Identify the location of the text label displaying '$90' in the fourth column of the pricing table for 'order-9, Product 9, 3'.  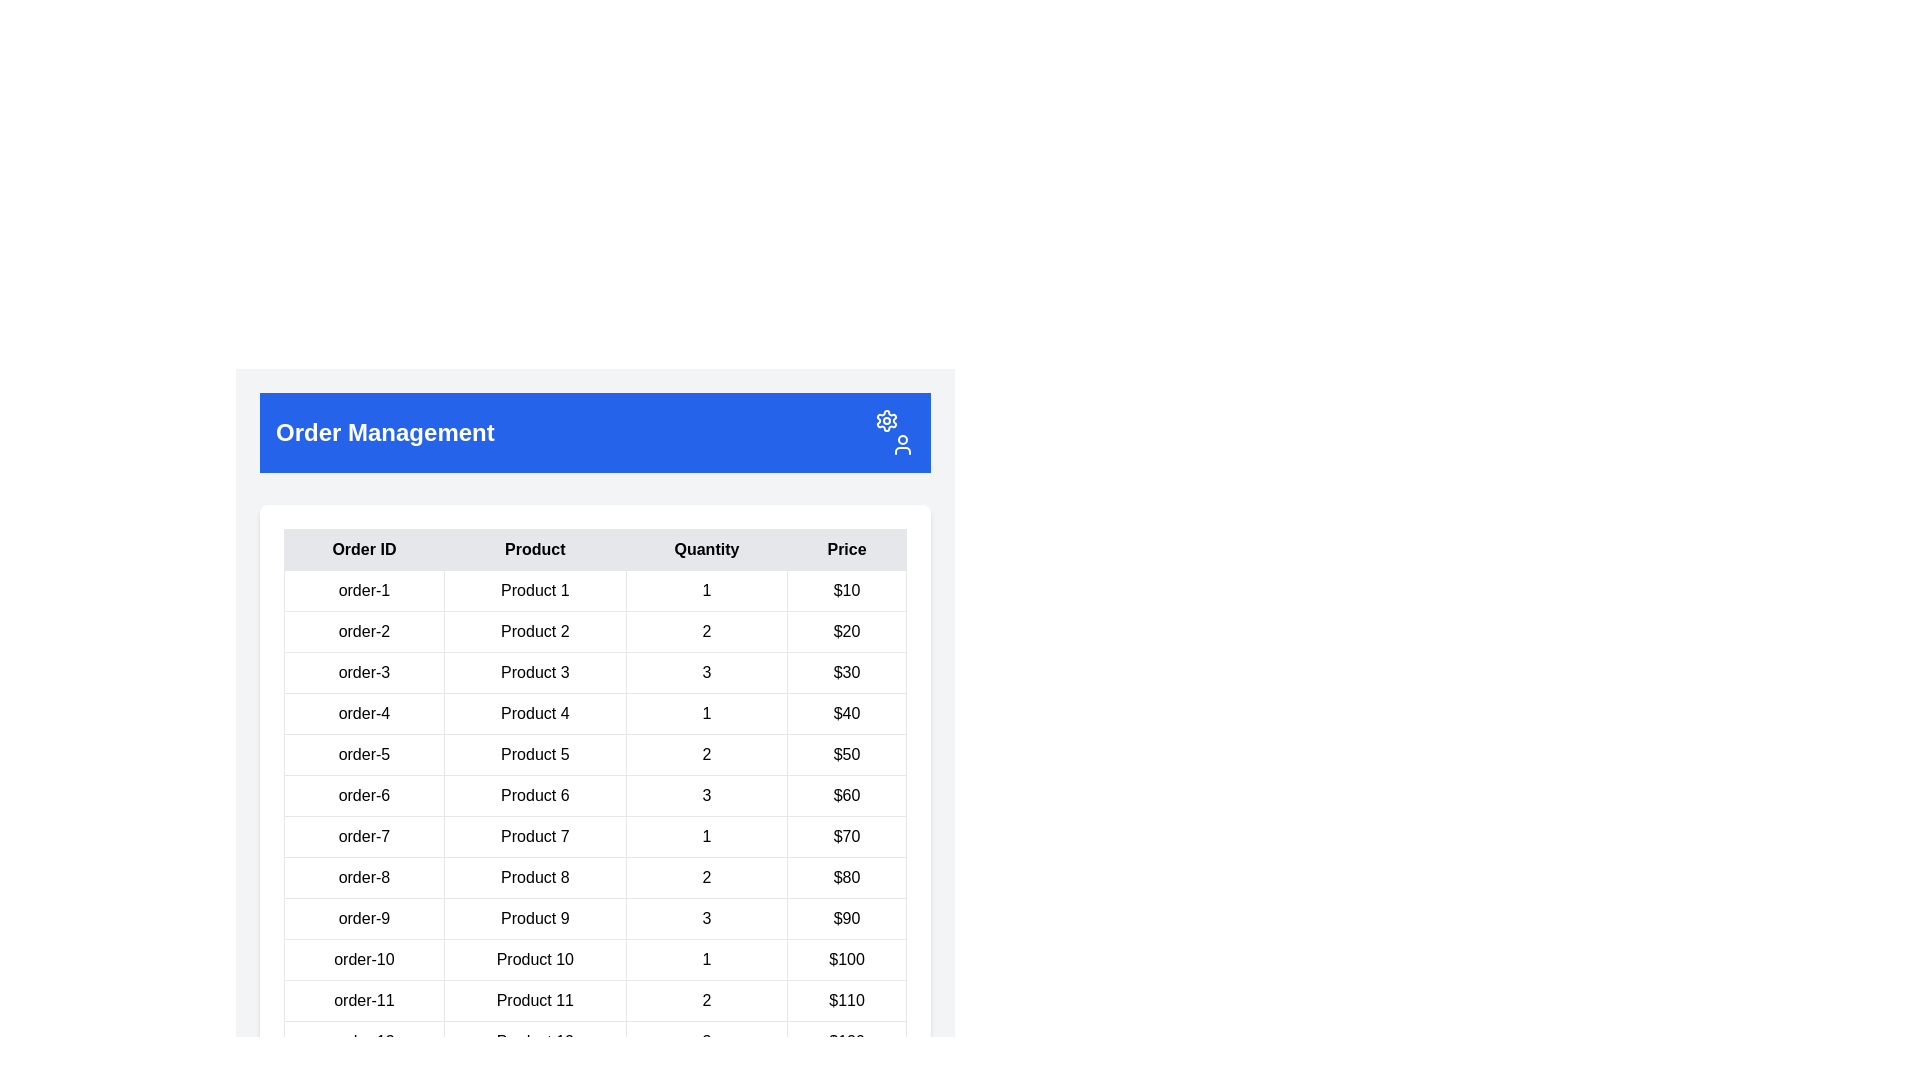
(847, 918).